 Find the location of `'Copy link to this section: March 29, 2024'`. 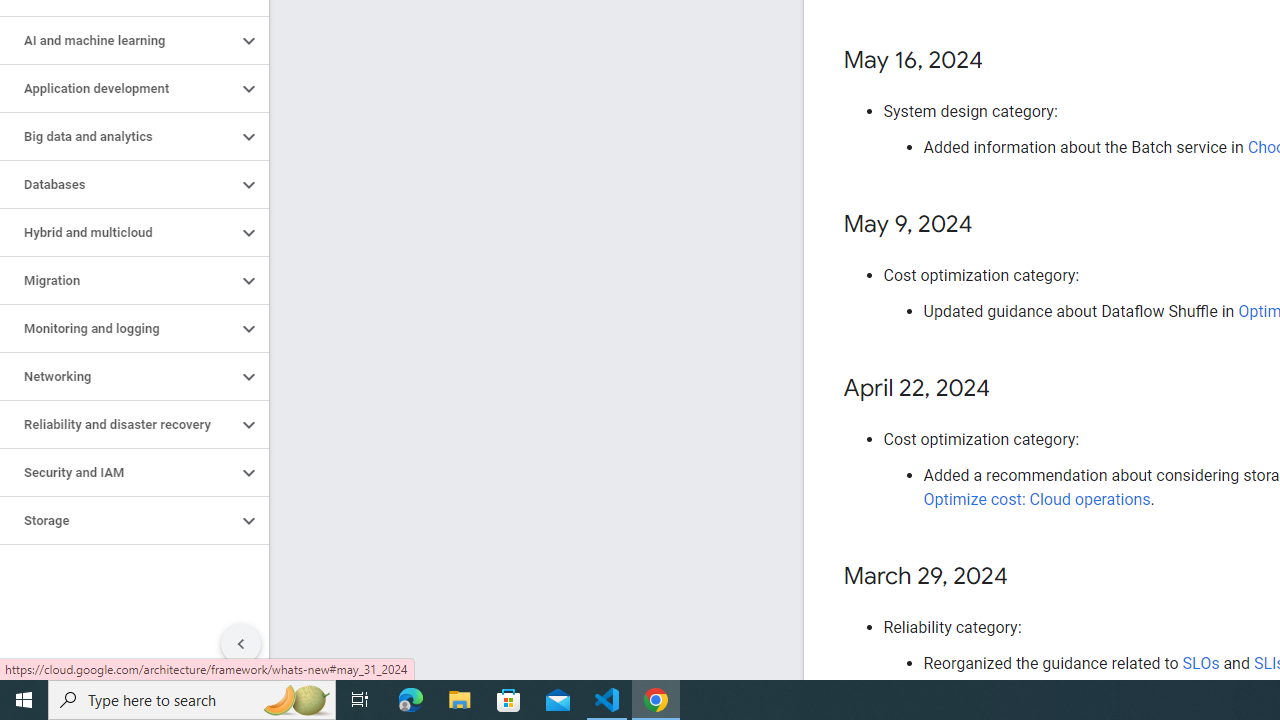

'Copy link to this section: March 29, 2024' is located at coordinates (1027, 577).